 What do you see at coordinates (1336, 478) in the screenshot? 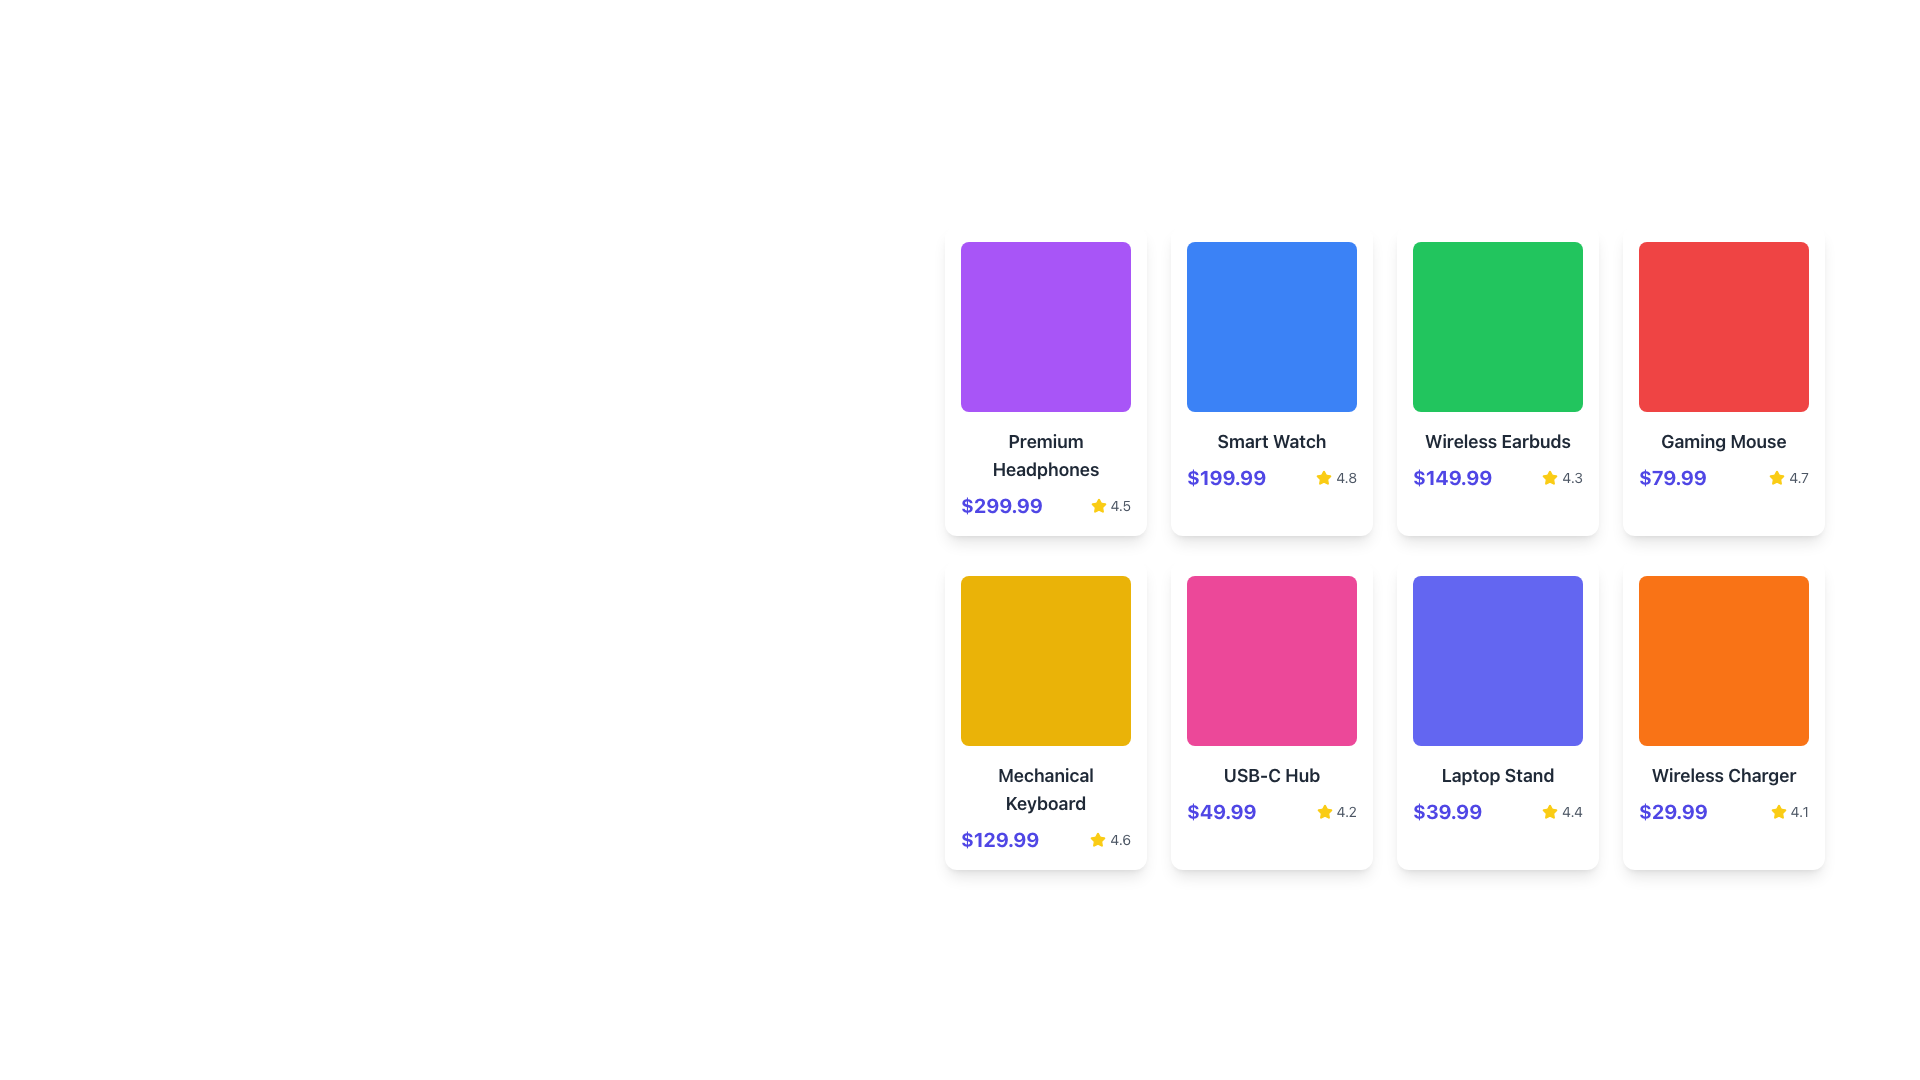
I see `the Rating display that shows the average user rating for the 'Smart Watch' product, located to the right of the price '$199.99' at the bottom-right of the card` at bounding box center [1336, 478].